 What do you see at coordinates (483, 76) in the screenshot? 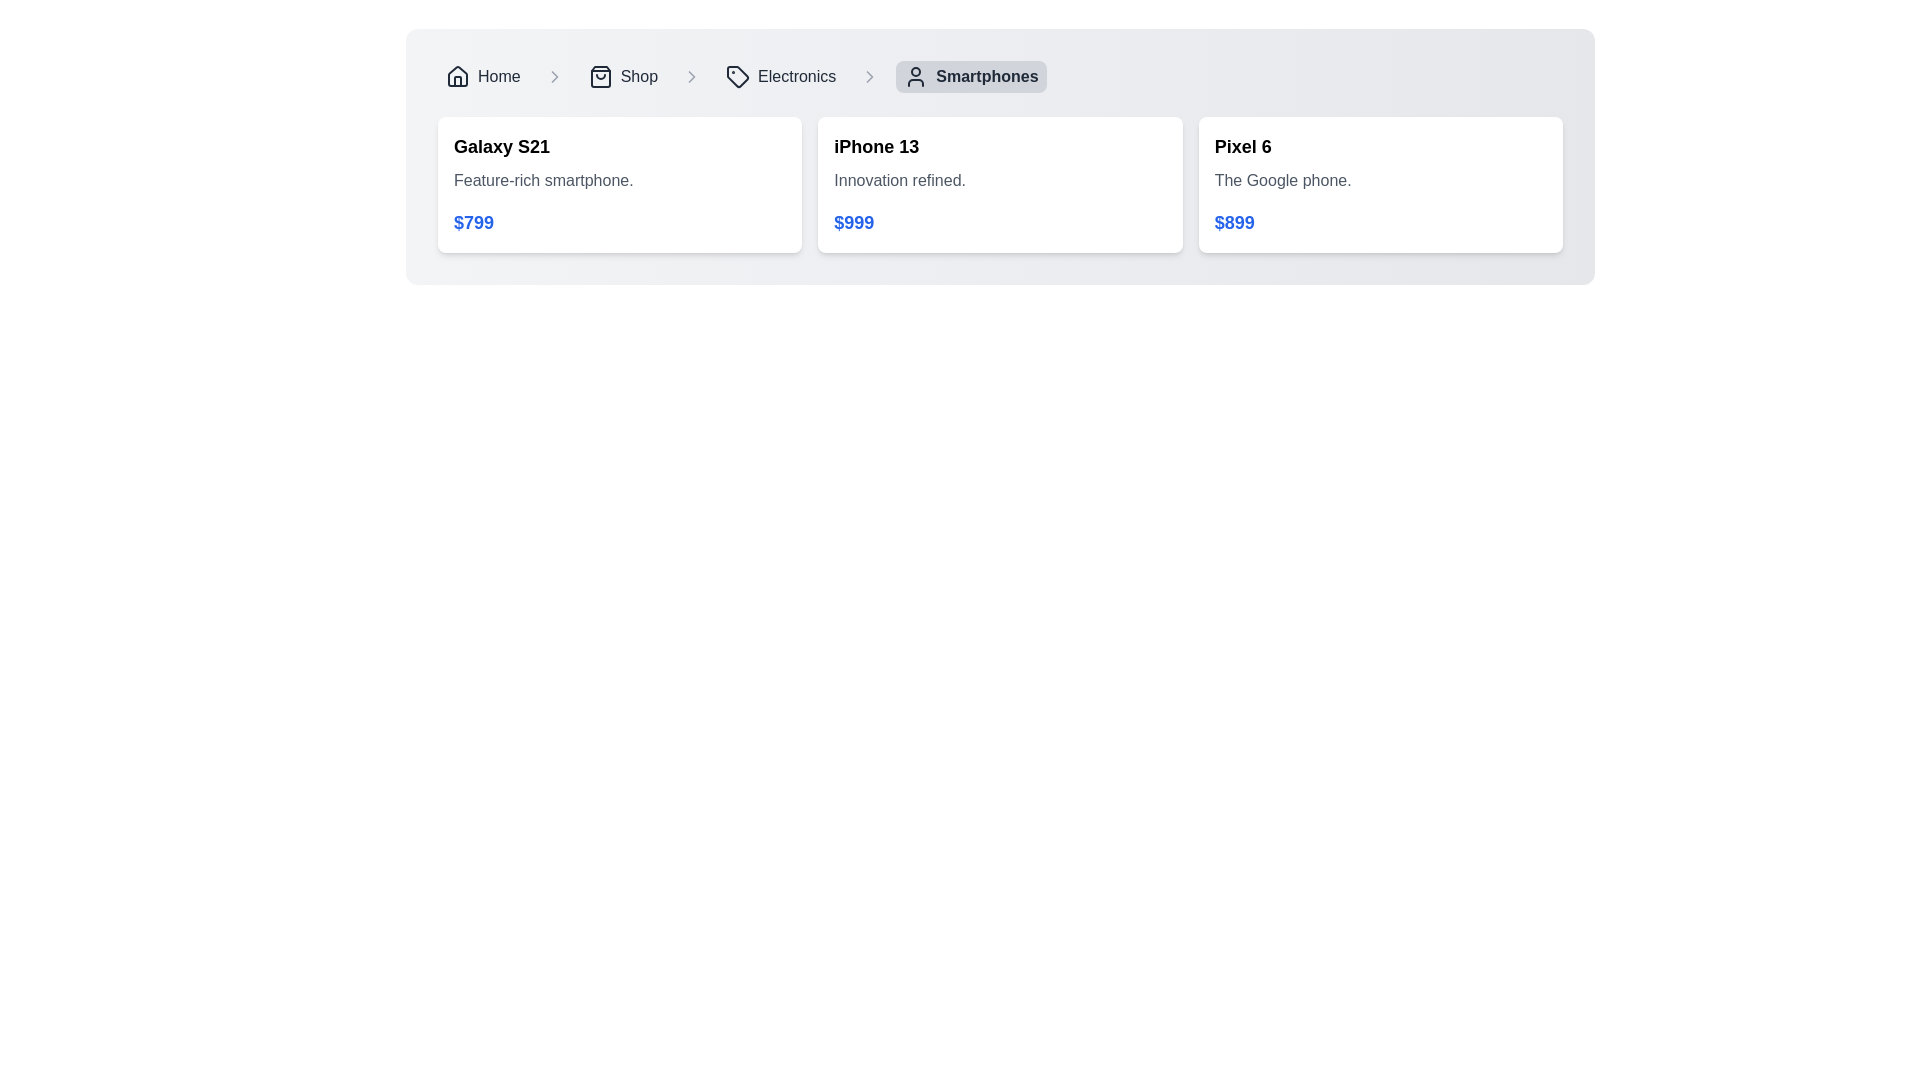
I see `the Breadcrumb Navigation Link located at the far left end of the breadcrumb navigation bar to change its background color` at bounding box center [483, 76].